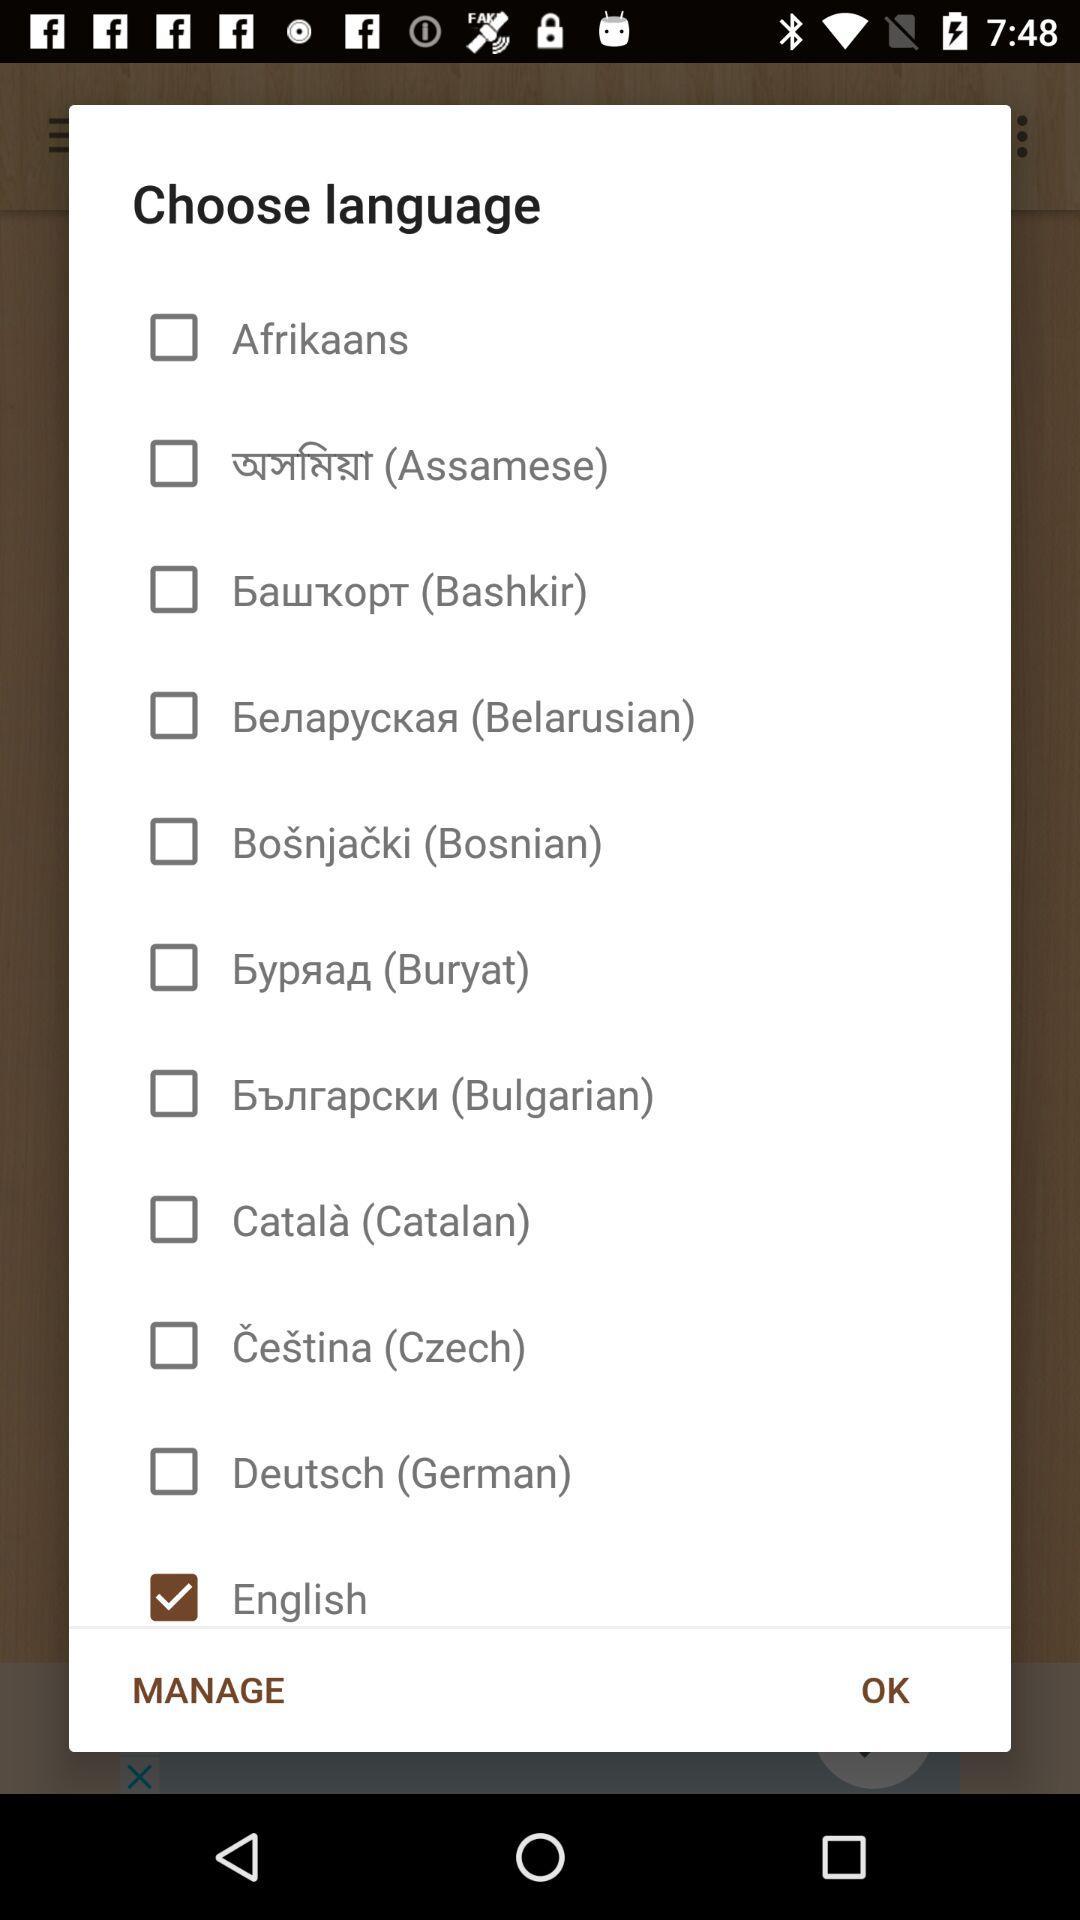  Describe the element at coordinates (883, 1688) in the screenshot. I see `ok` at that location.